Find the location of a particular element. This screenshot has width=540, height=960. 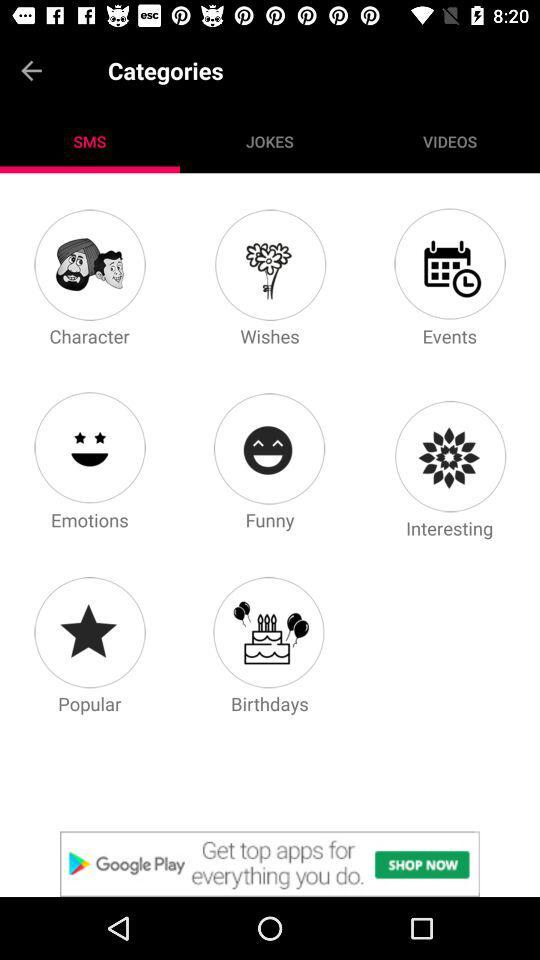

advertisement is located at coordinates (270, 863).